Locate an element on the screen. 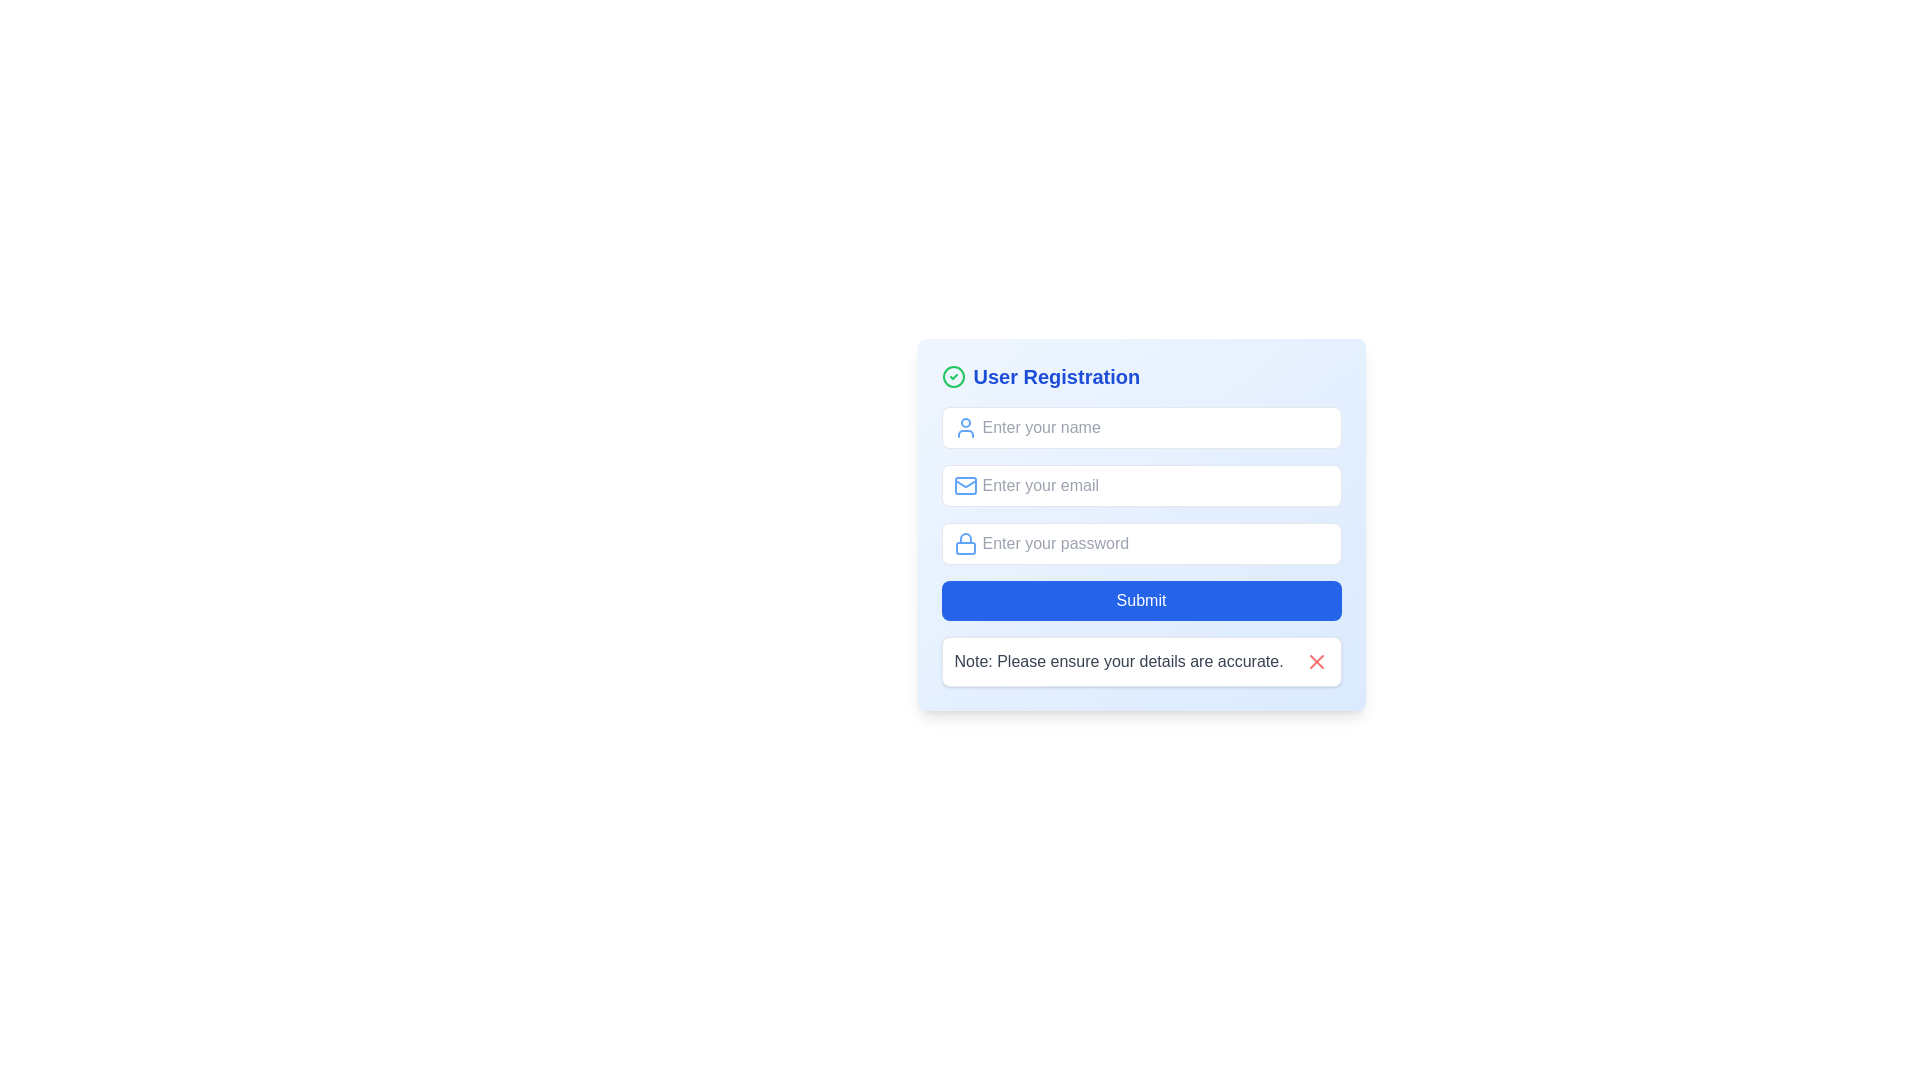  the notification box located at the bottom of the 'User Registration' form is located at coordinates (1141, 662).